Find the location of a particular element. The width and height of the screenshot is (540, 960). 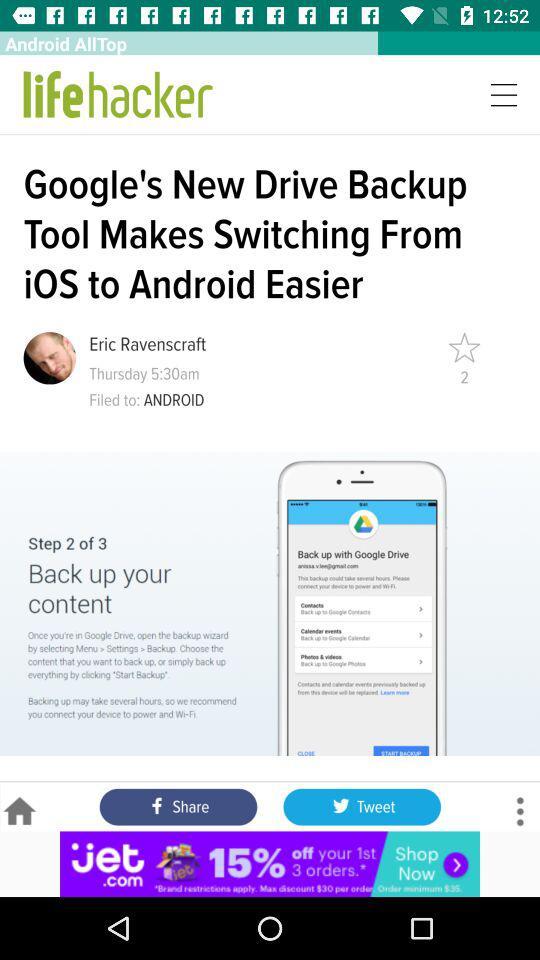

see more options is located at coordinates (520, 811).